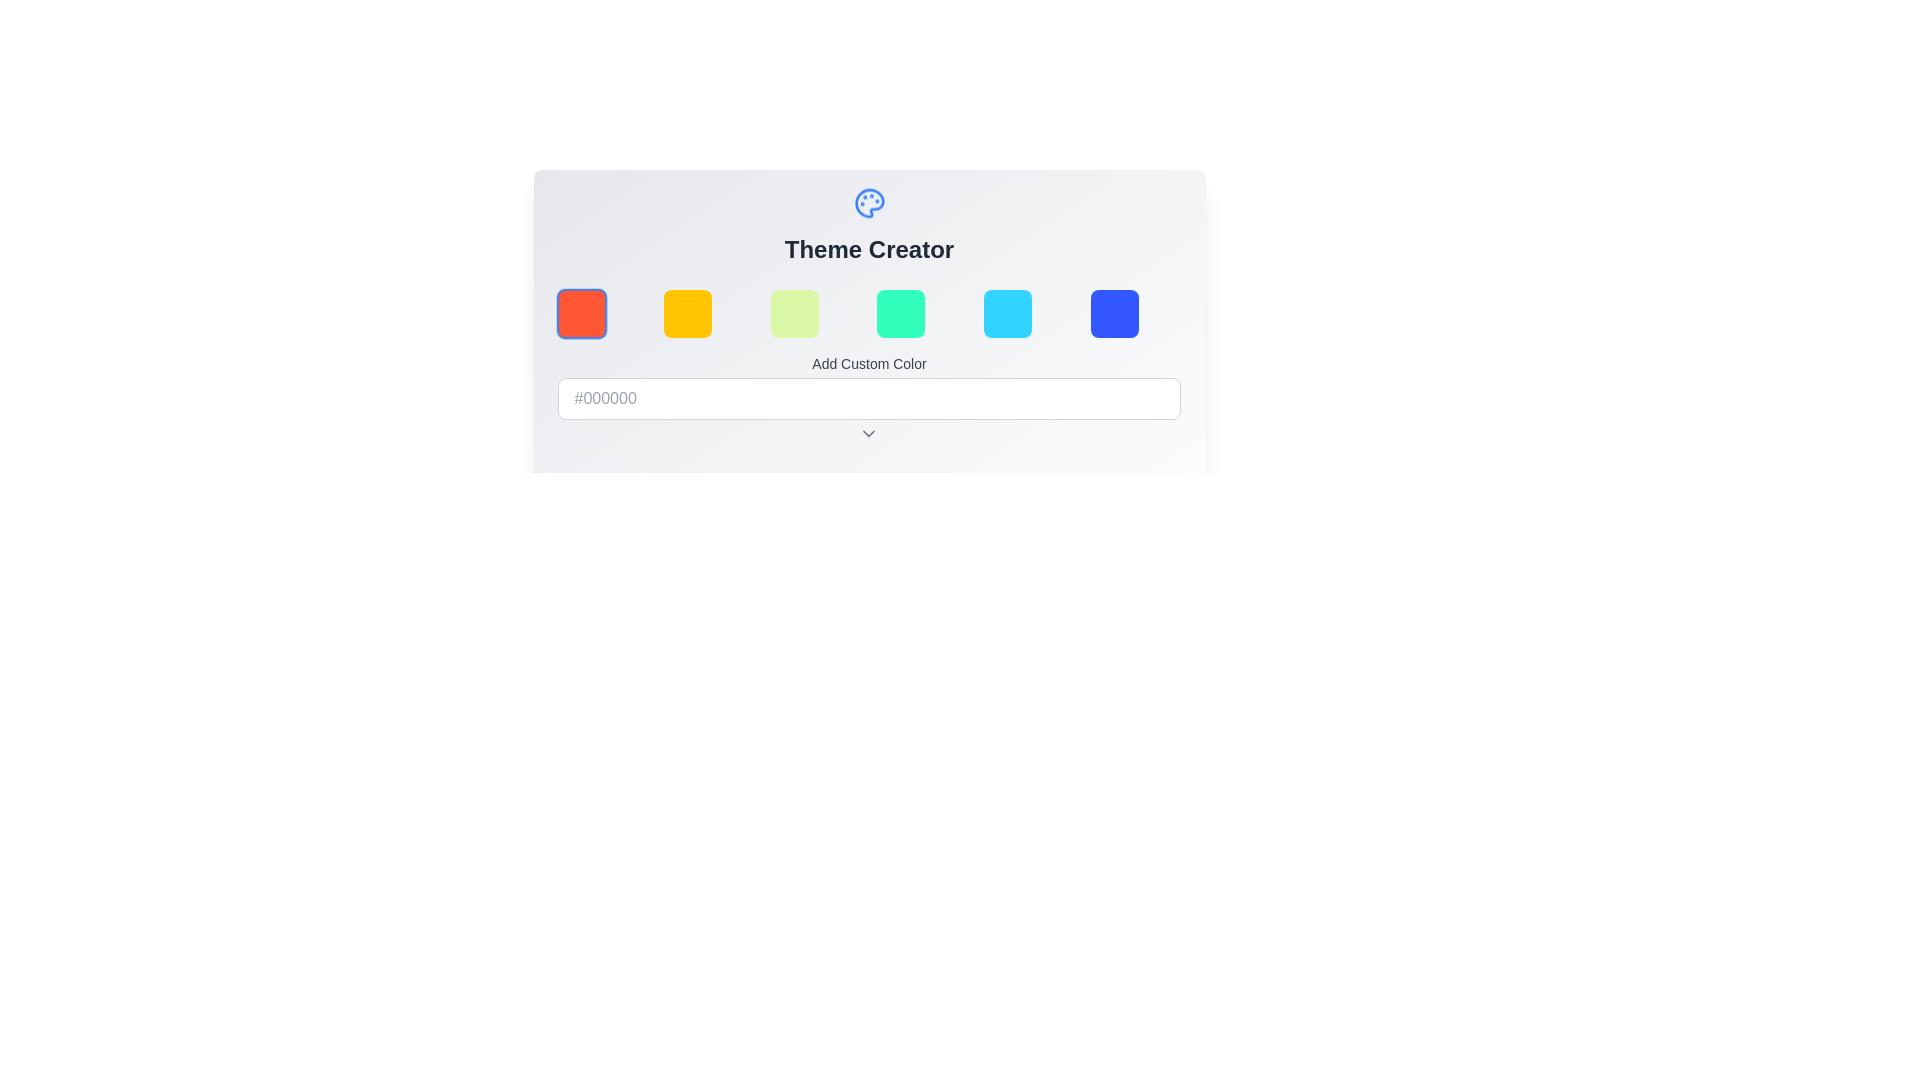 Image resolution: width=1920 pixels, height=1080 pixels. Describe the element at coordinates (869, 204) in the screenshot. I see `the blue circular palette icon with small circles inside, located at the top center of the 'Theme Creator' section, for recognition` at that location.